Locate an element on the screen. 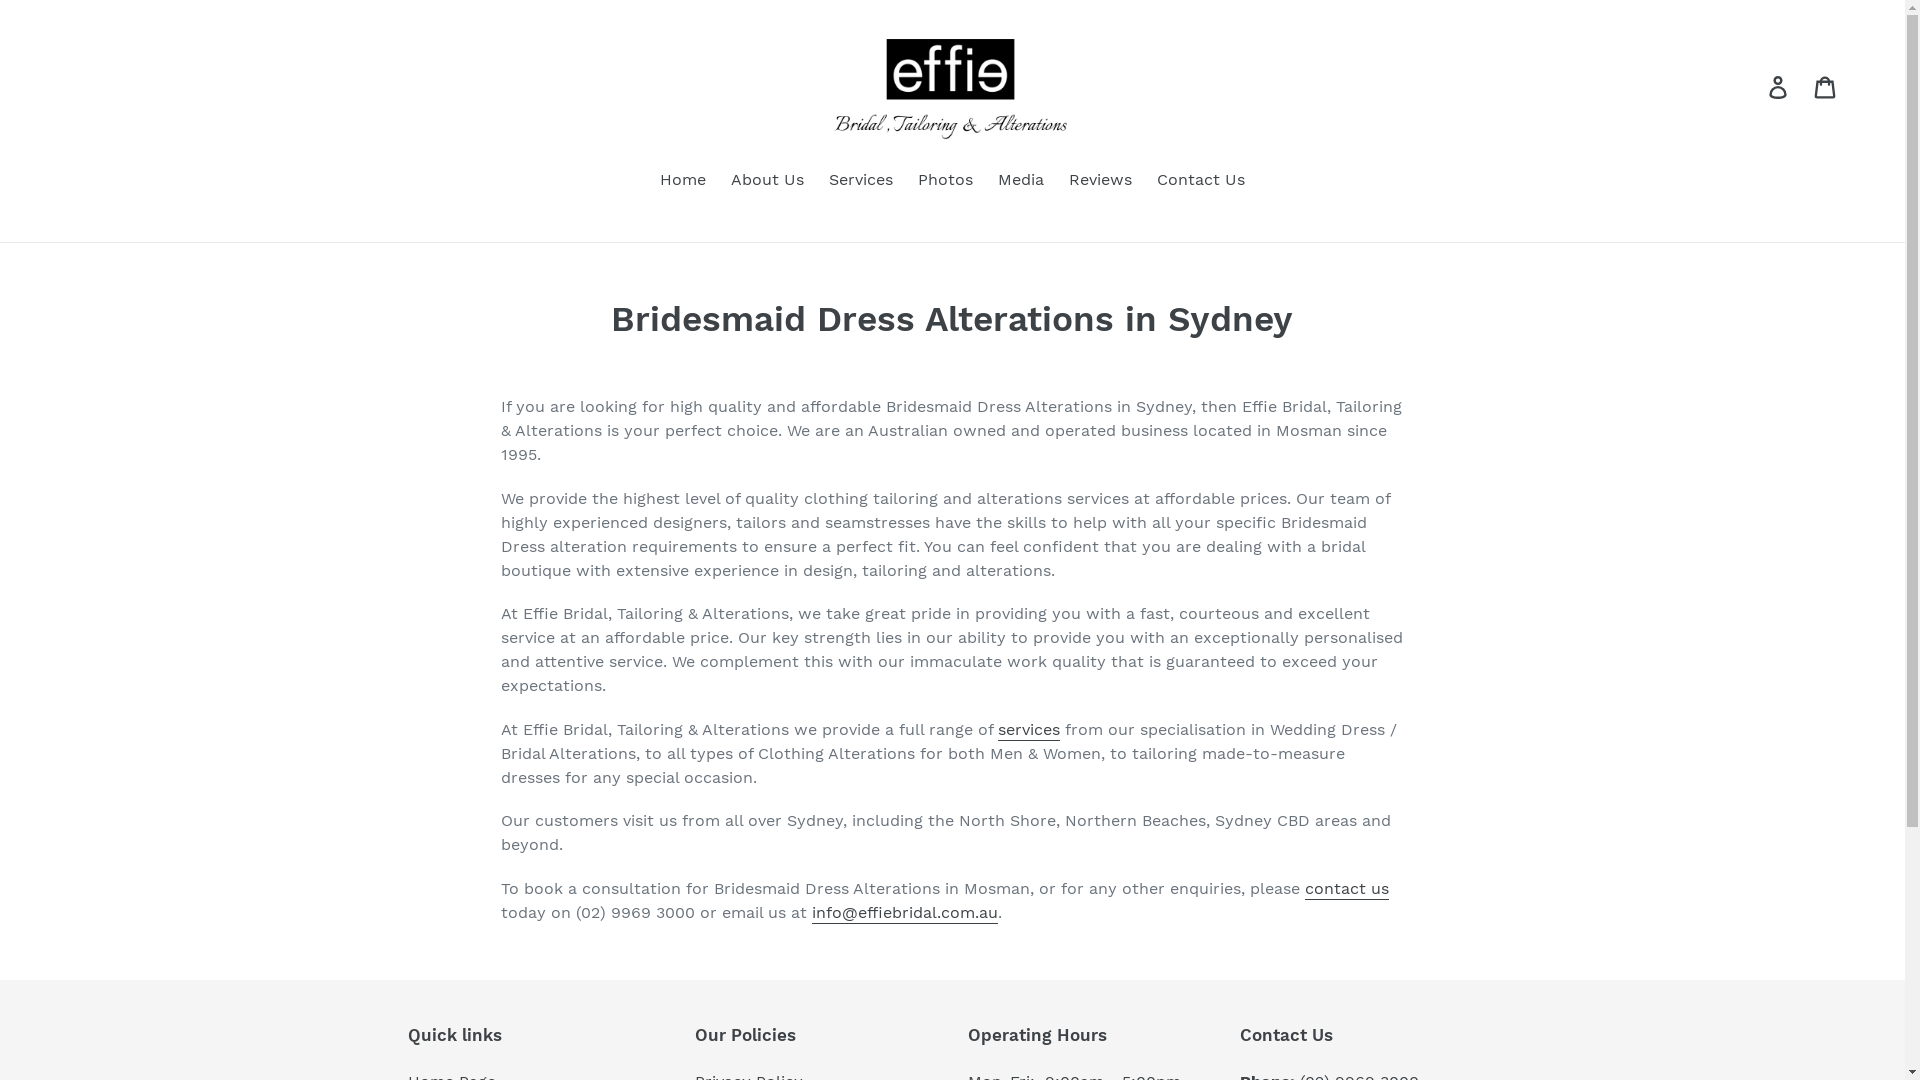 This screenshot has height=1080, width=1920. 'About Us' is located at coordinates (766, 181).